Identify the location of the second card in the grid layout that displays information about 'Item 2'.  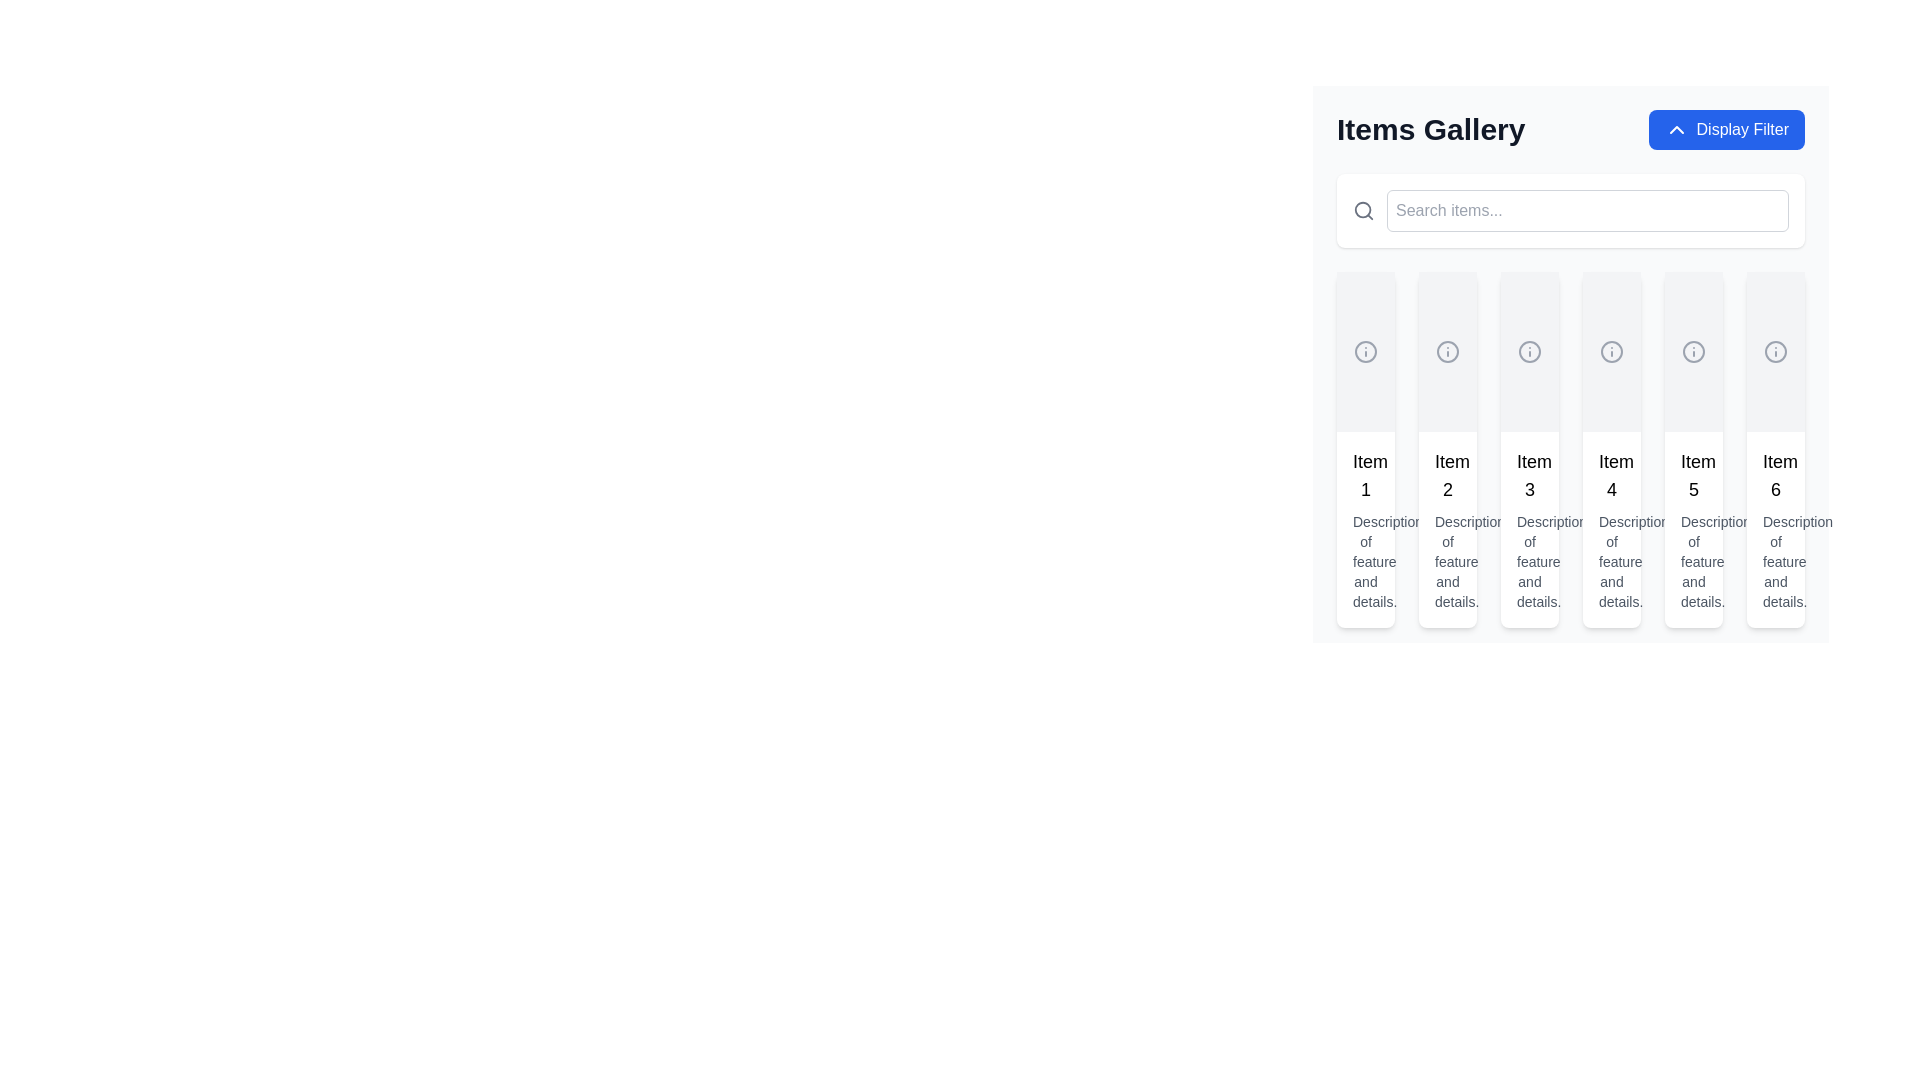
(1448, 450).